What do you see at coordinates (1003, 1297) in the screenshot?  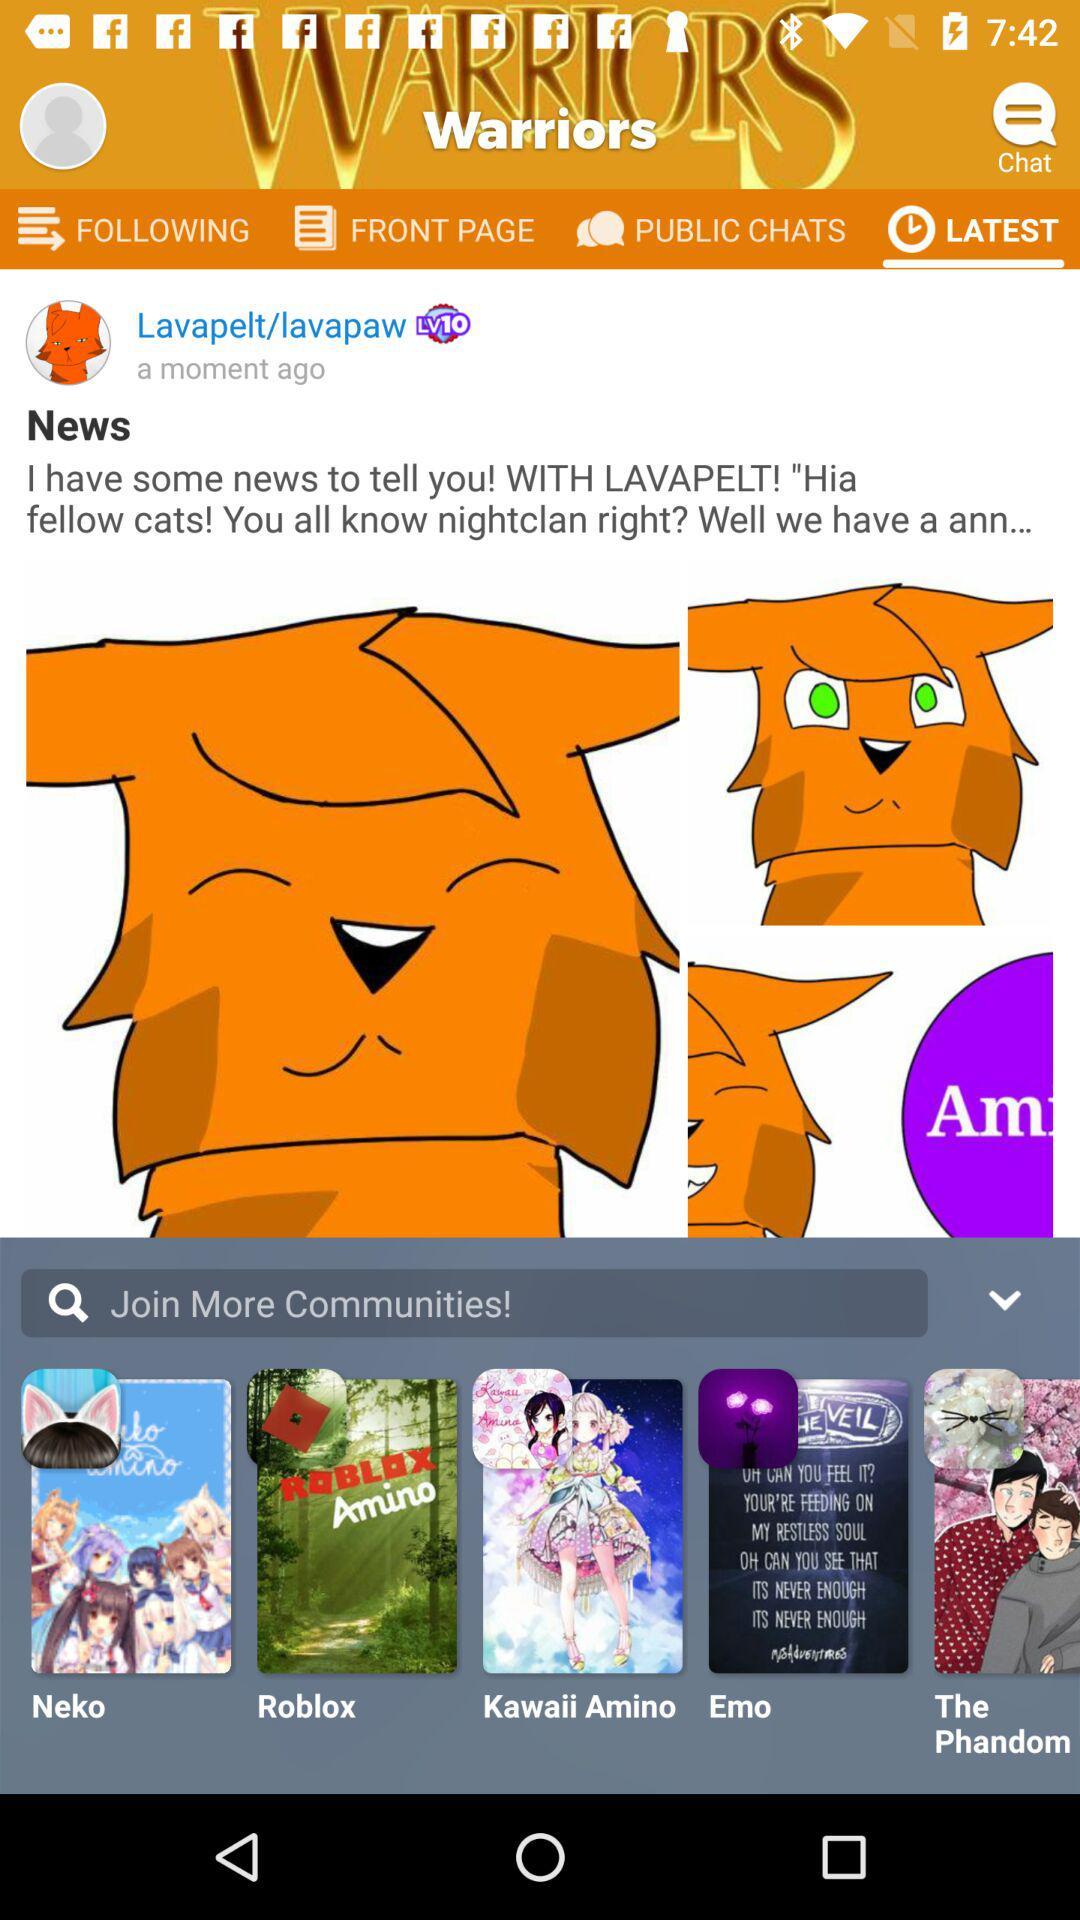 I see `the expand_more icon` at bounding box center [1003, 1297].